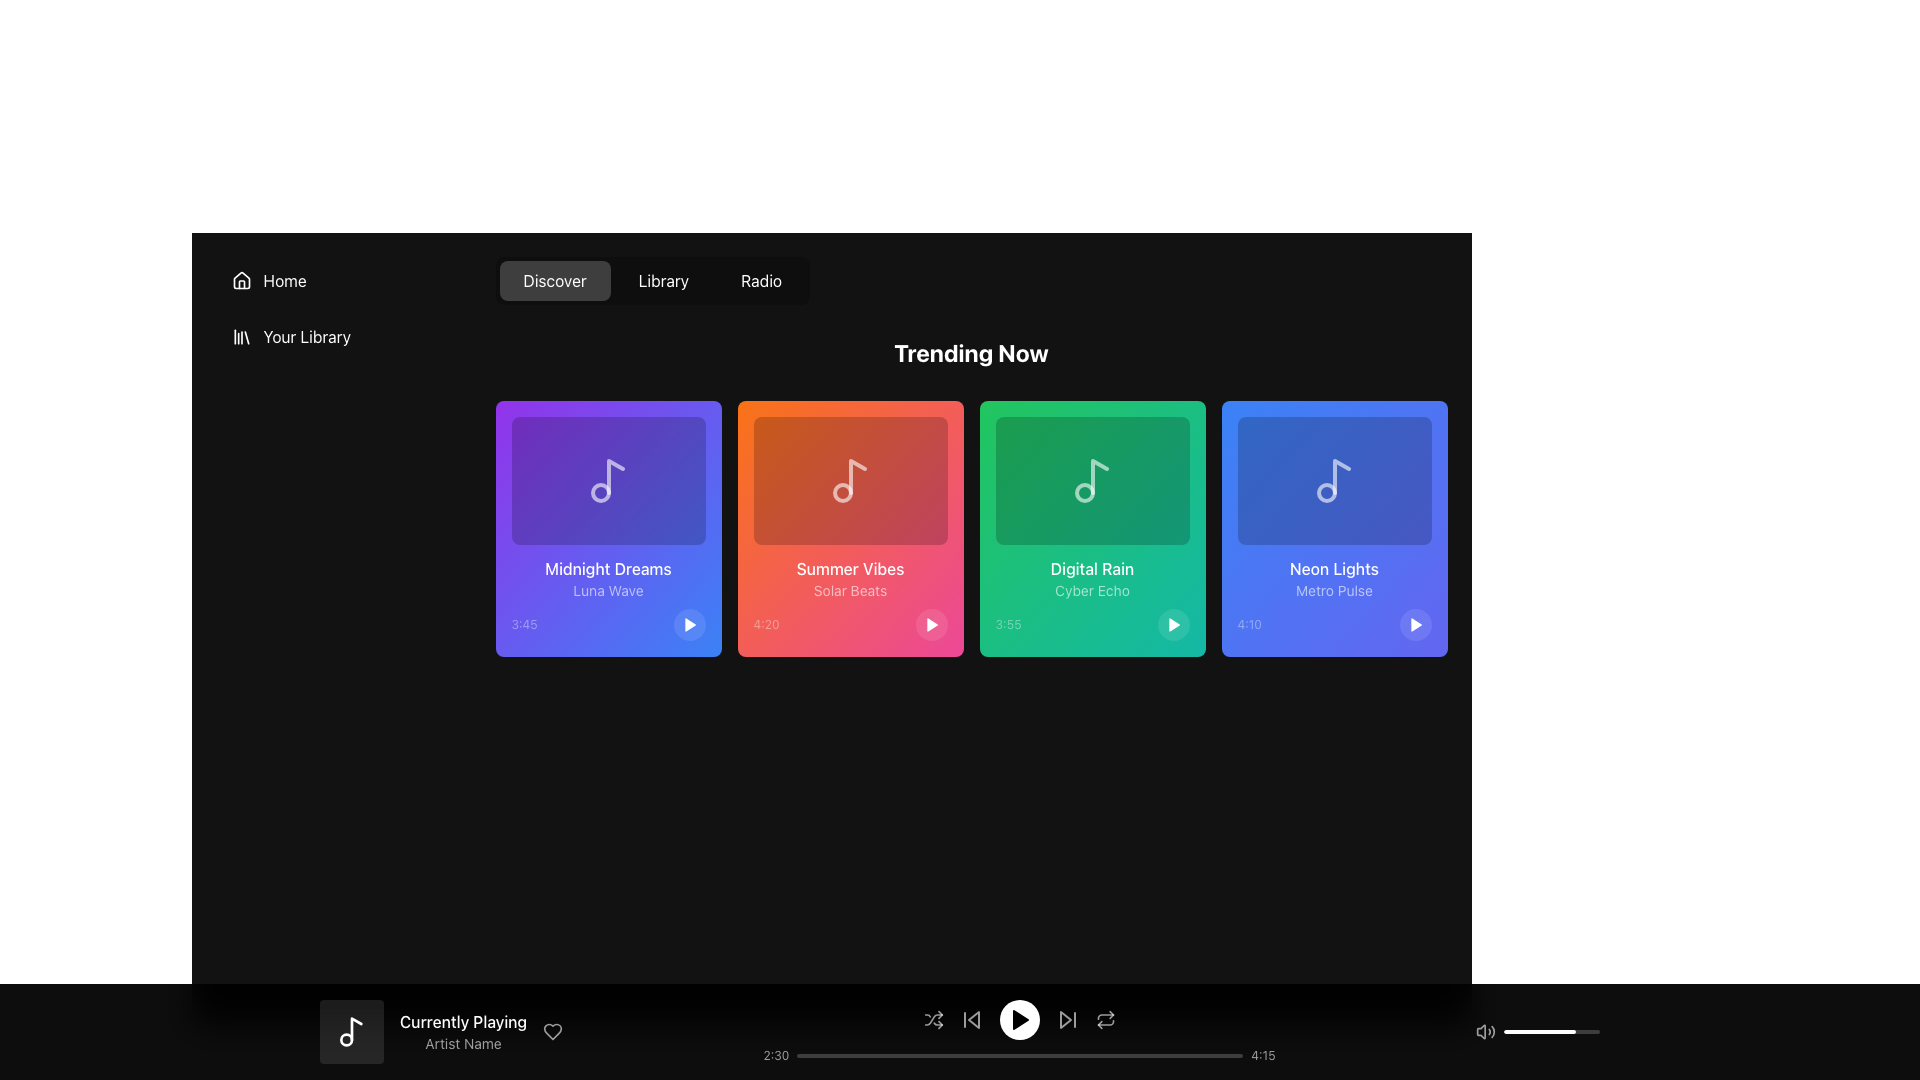 The image size is (1920, 1080). What do you see at coordinates (830, 1055) in the screenshot?
I see `playback position` at bounding box center [830, 1055].